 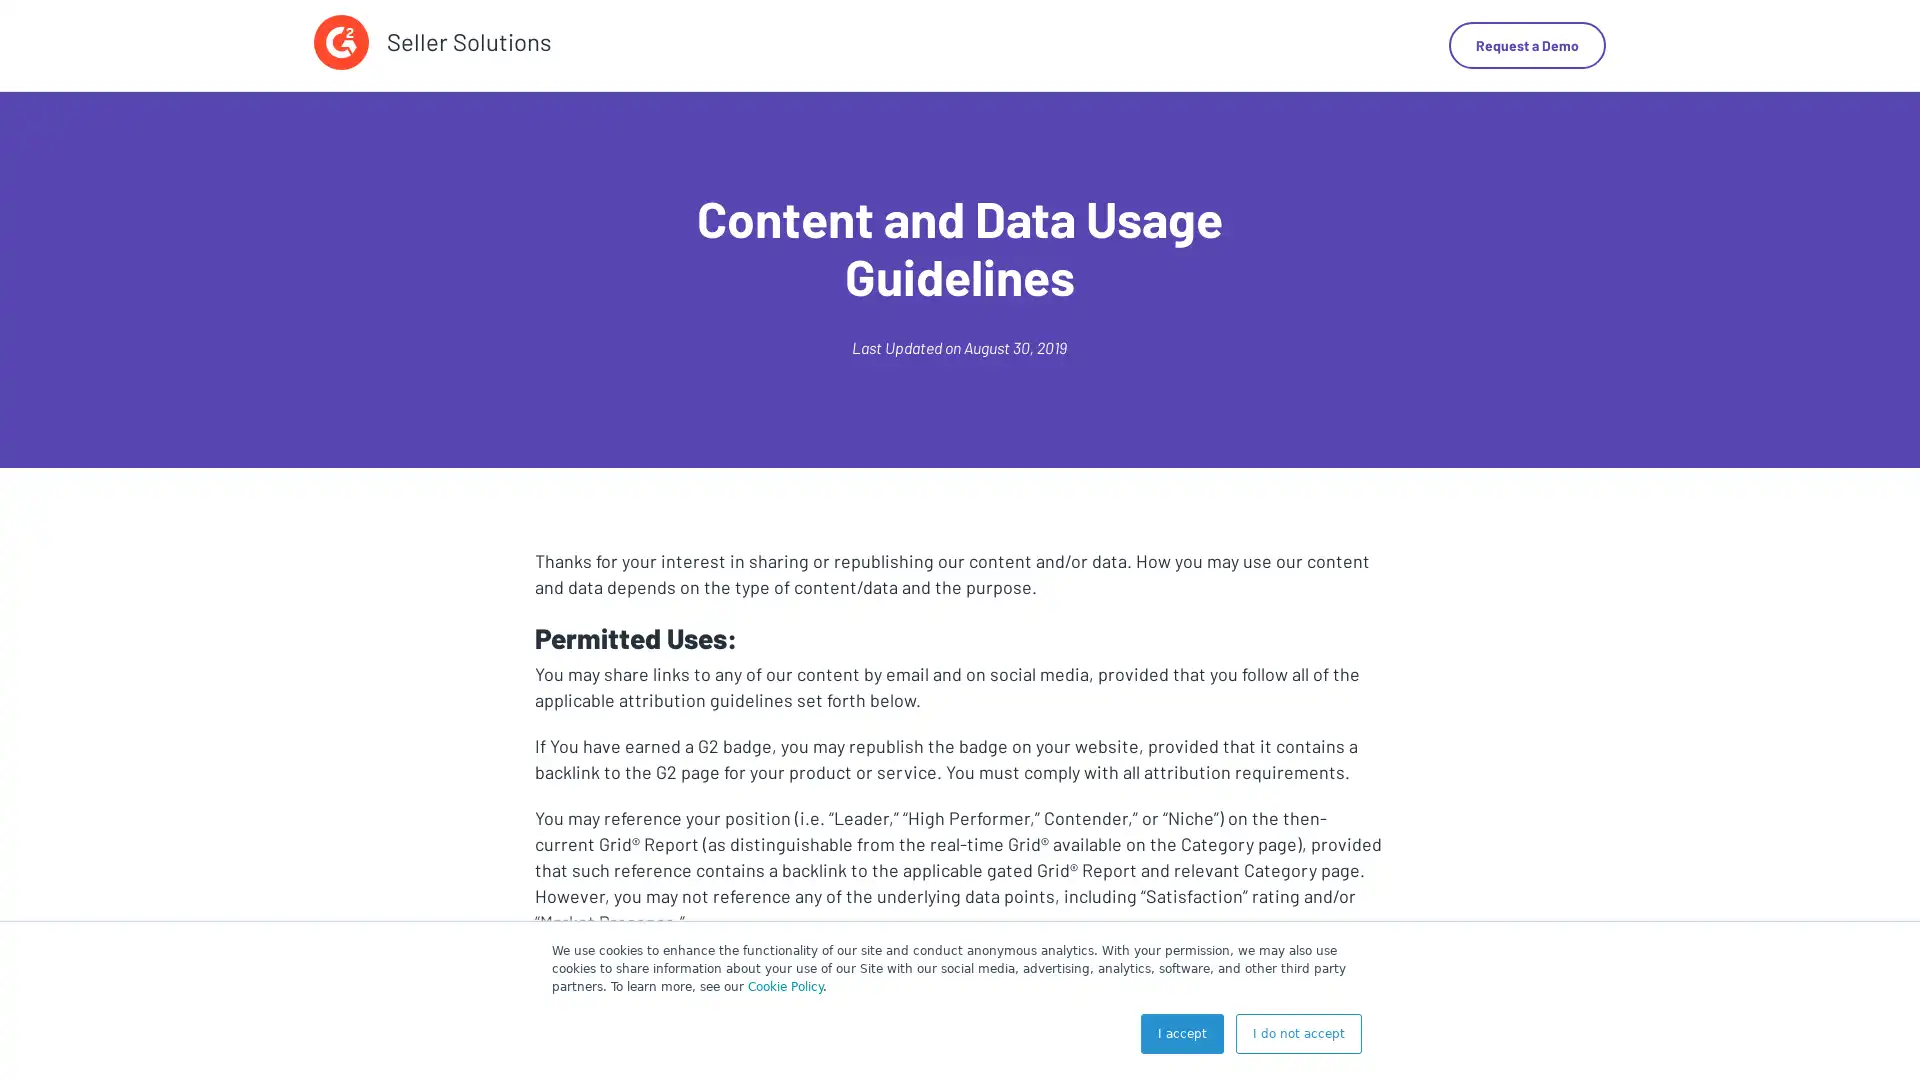 What do you see at coordinates (1299, 1033) in the screenshot?
I see `I do not accept` at bounding box center [1299, 1033].